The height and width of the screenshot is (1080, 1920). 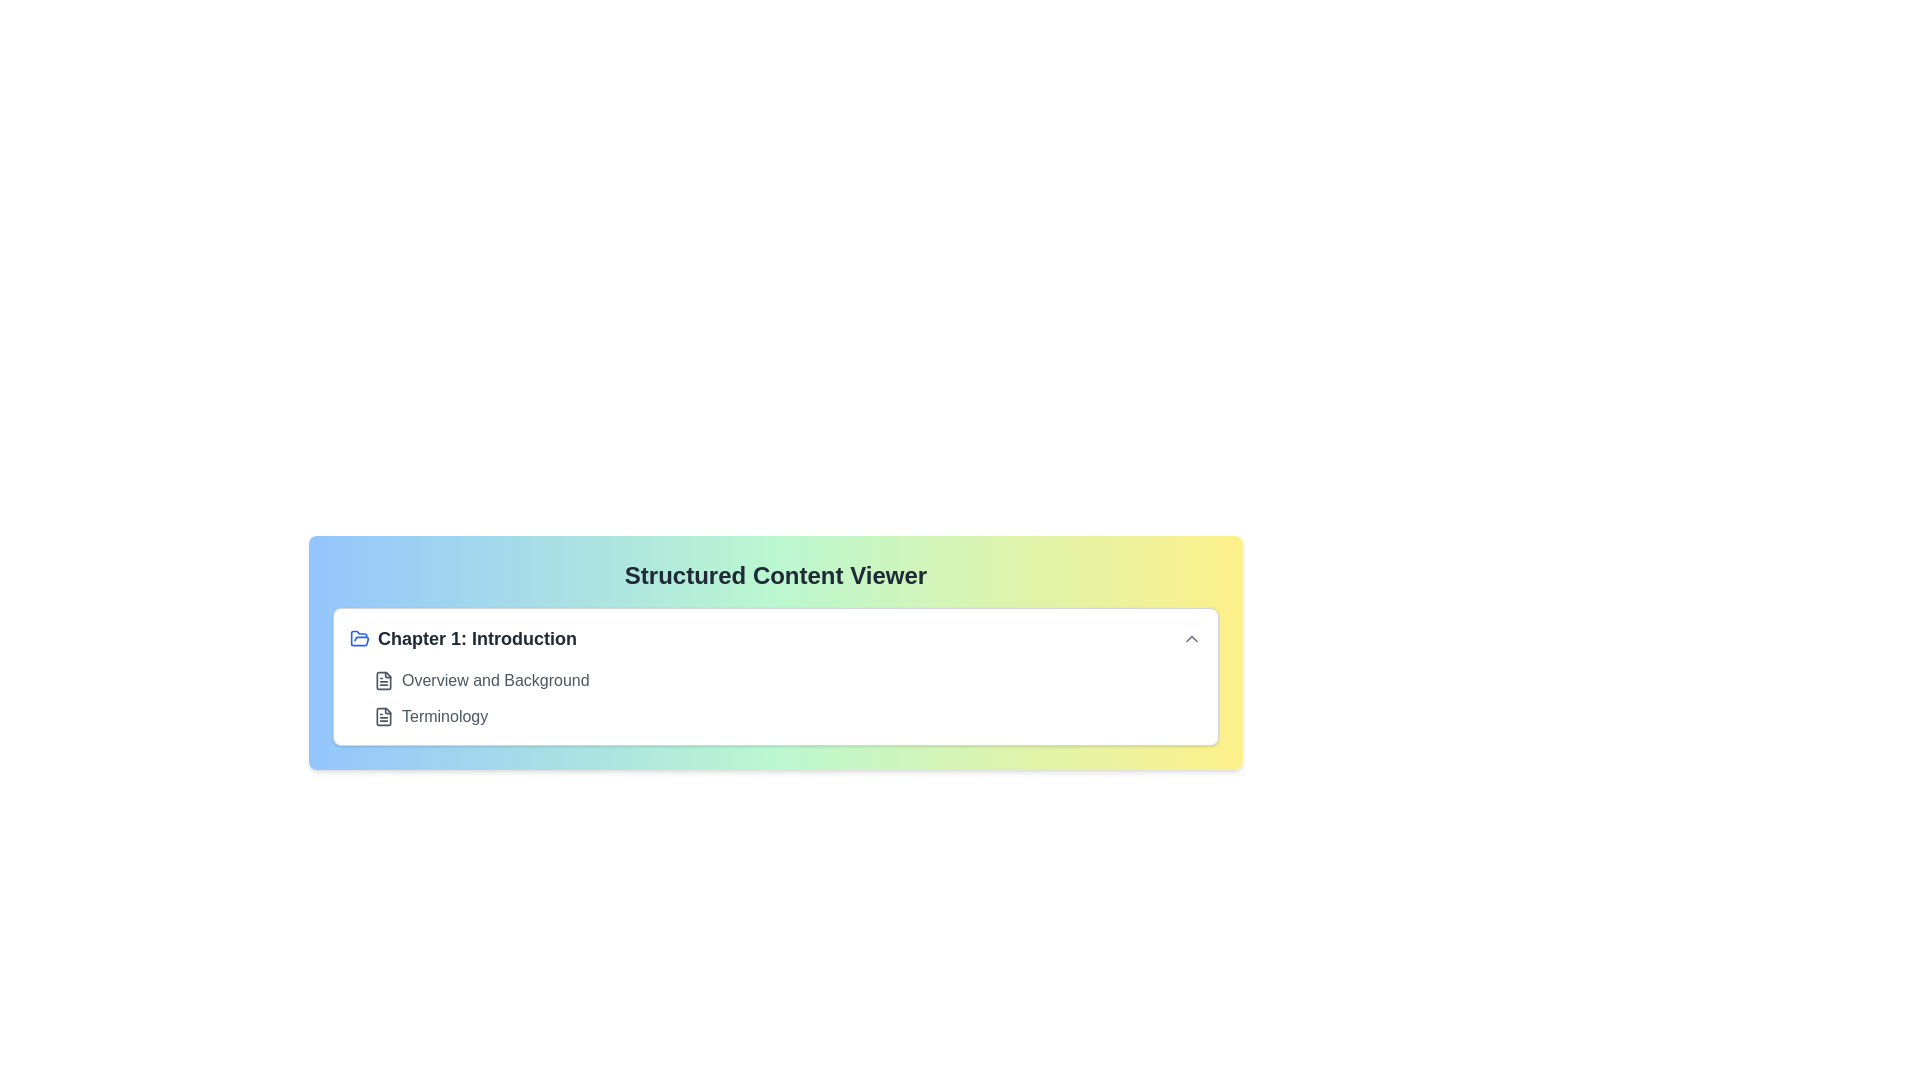 What do you see at coordinates (444, 716) in the screenshot?
I see `the 'Terminology' label, which is a gray text element styled in sans-serif font, positioned below the 'Overview and Background' text and next to a document icon, to trigger additional actions` at bounding box center [444, 716].